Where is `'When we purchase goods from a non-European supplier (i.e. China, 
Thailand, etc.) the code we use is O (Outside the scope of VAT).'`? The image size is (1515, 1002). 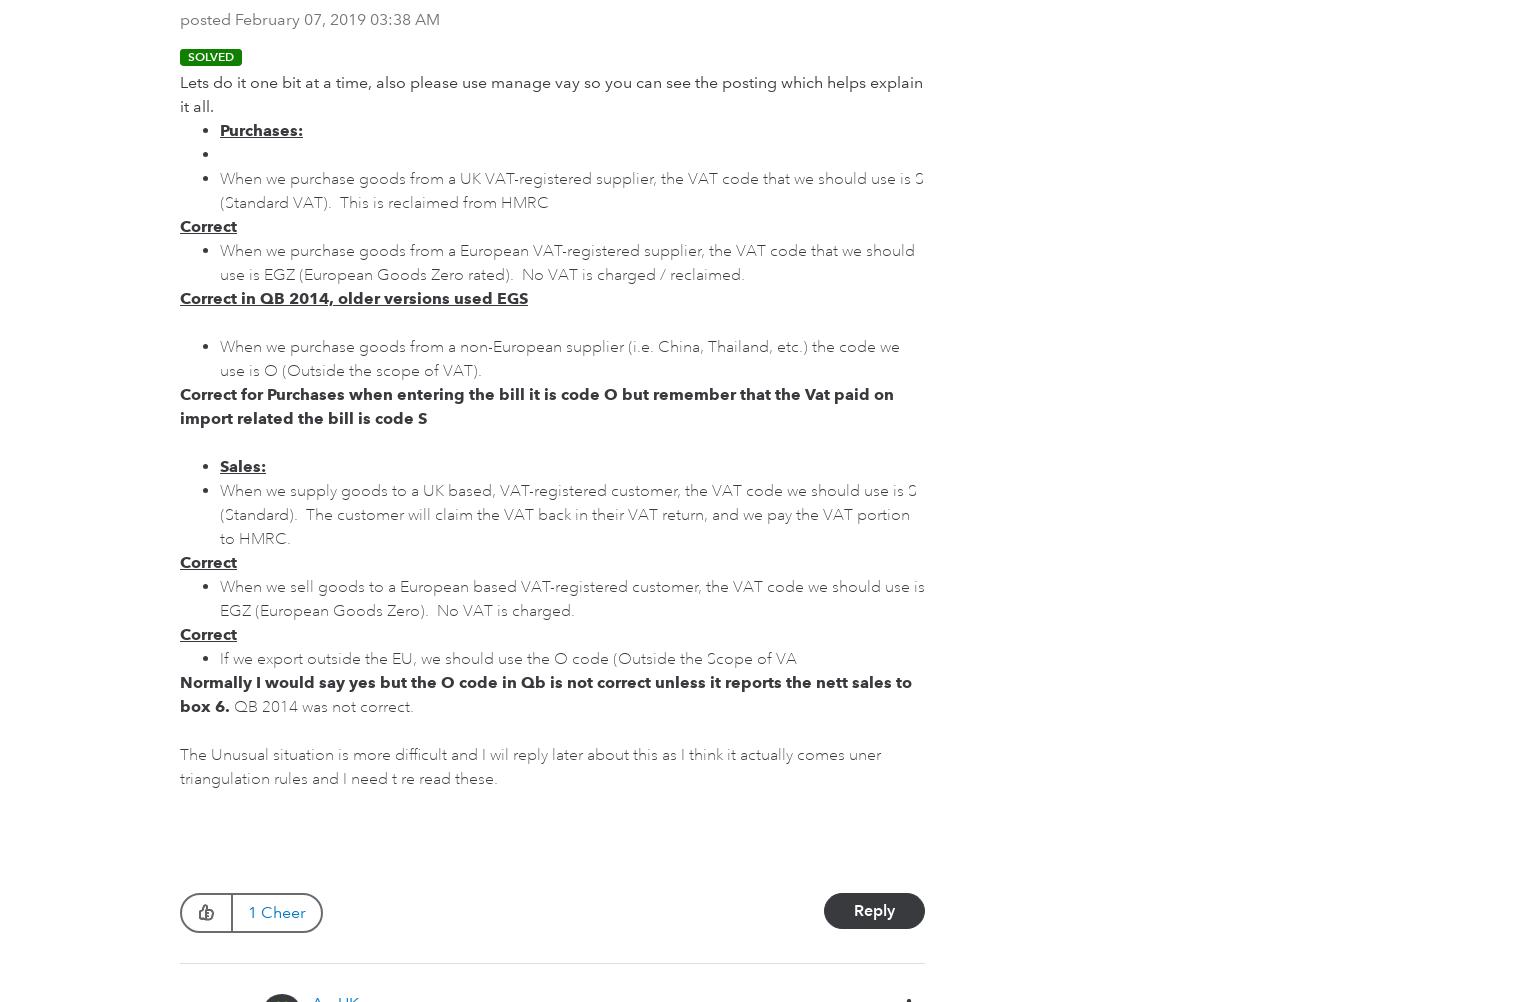 'When we purchase goods from a non-European supplier (i.e. China, 
Thailand, etc.) the code we use is O (Outside the scope of VAT).' is located at coordinates (558, 359).